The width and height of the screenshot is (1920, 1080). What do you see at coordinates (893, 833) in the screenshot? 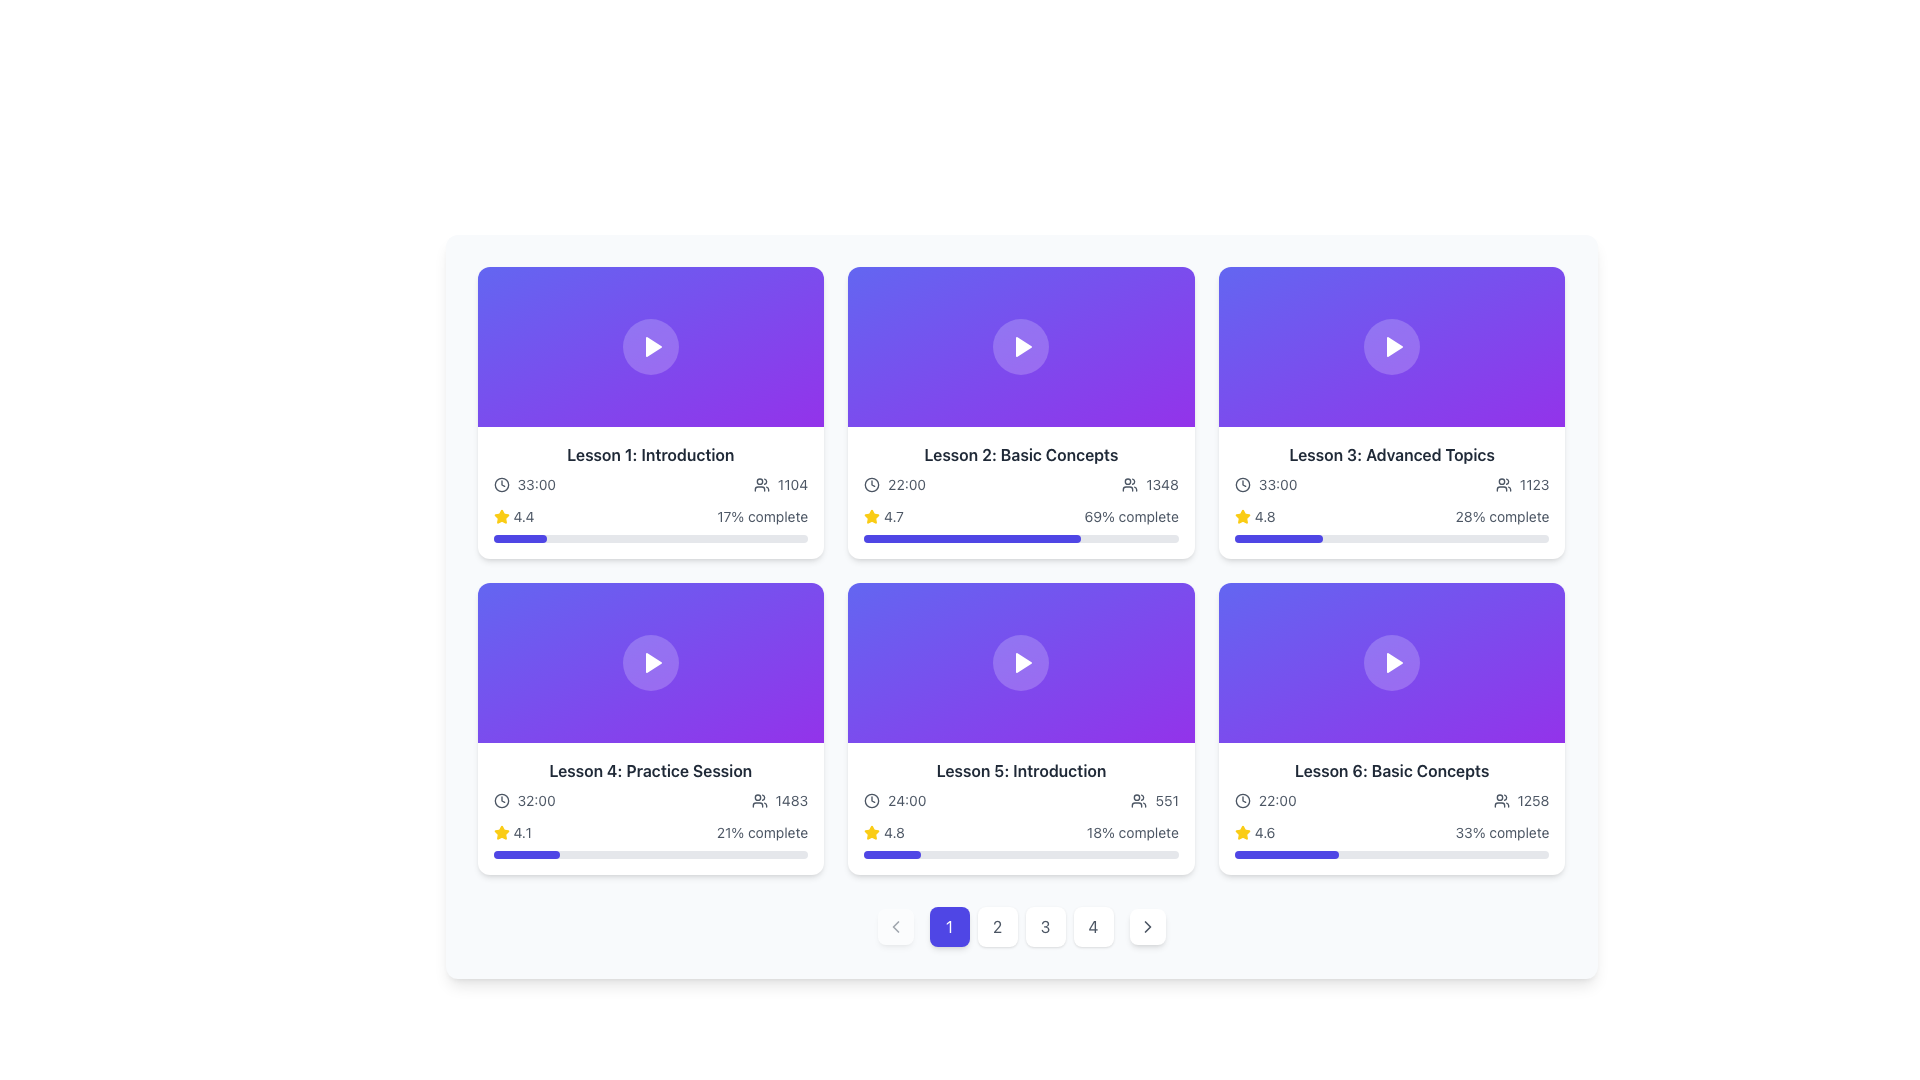
I see `the text label displaying the average rating for the 'Lesson 5: Introduction' card, located in the middle-right corner of the display, to the right of a yellow star symbol` at bounding box center [893, 833].